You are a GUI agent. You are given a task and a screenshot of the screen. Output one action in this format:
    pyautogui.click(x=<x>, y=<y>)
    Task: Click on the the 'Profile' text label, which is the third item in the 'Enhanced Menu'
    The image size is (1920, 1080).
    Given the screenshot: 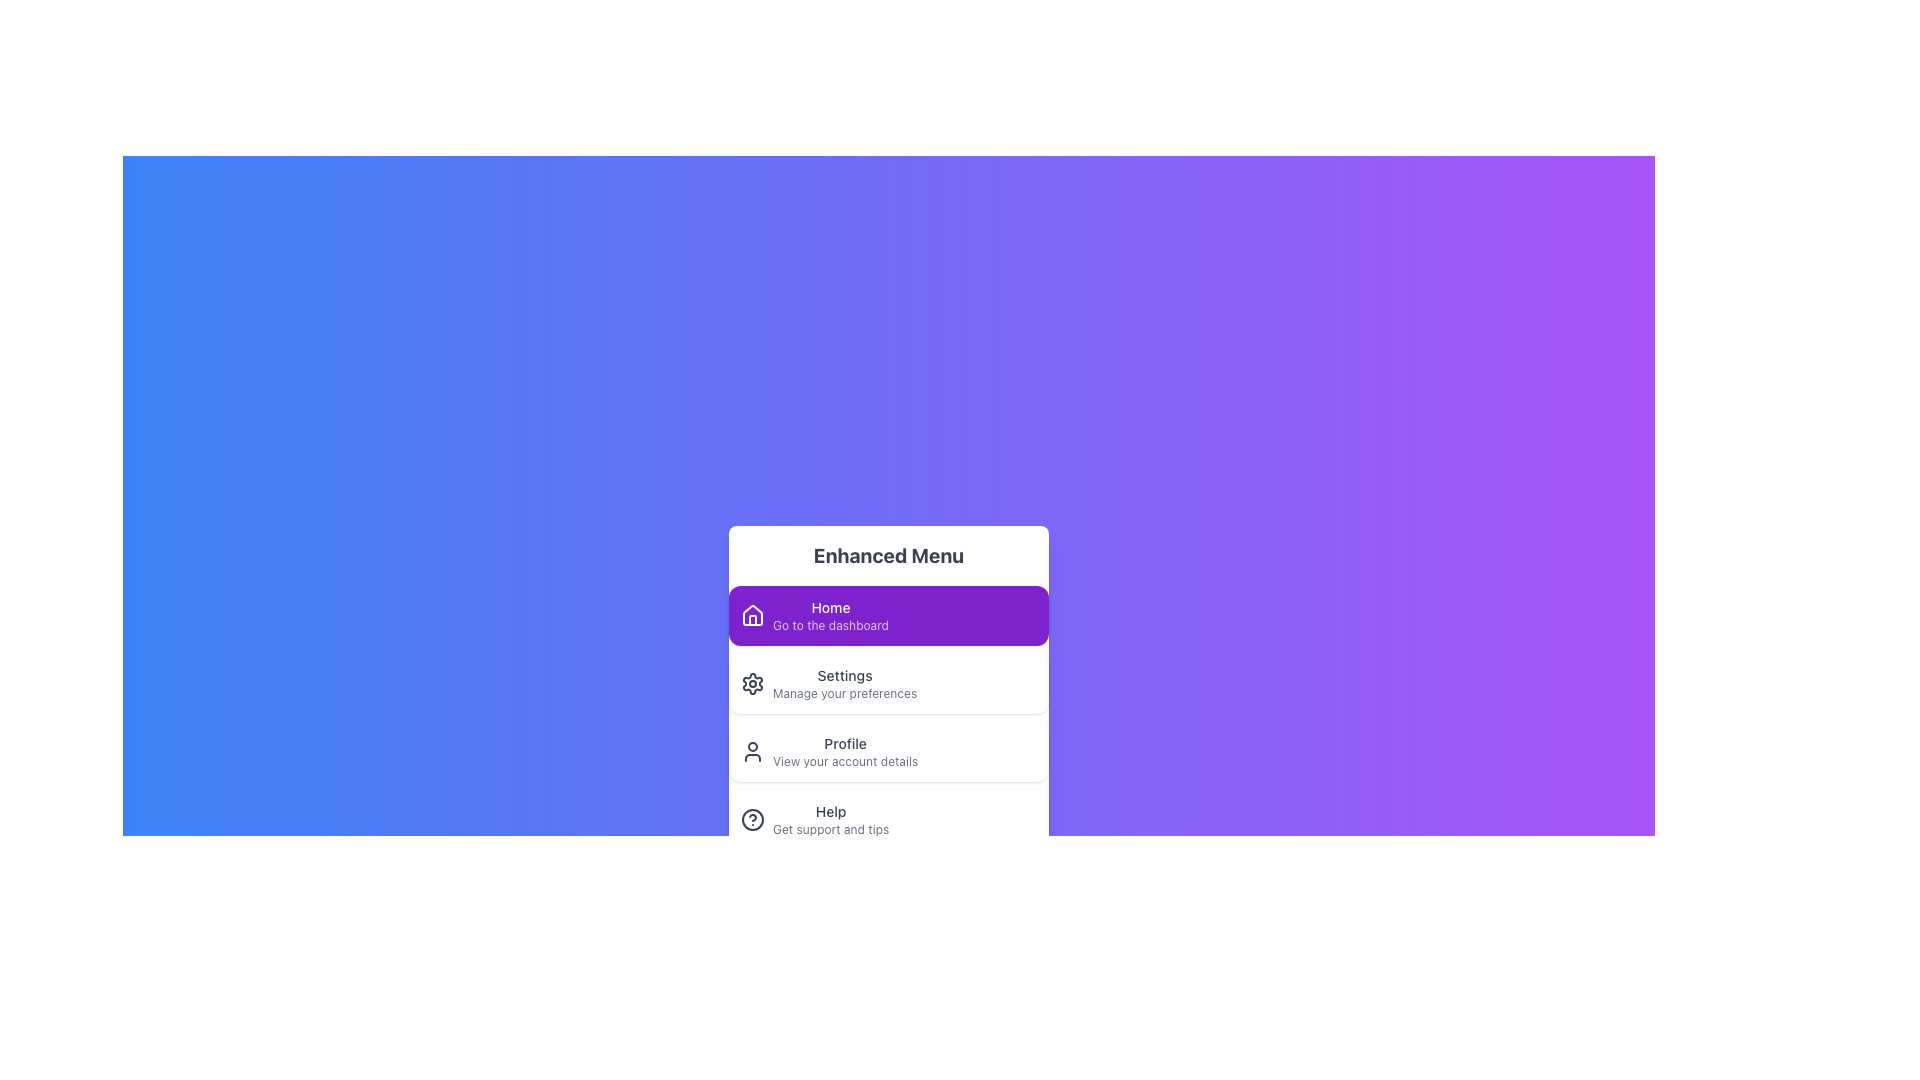 What is the action you would take?
    pyautogui.click(x=845, y=752)
    